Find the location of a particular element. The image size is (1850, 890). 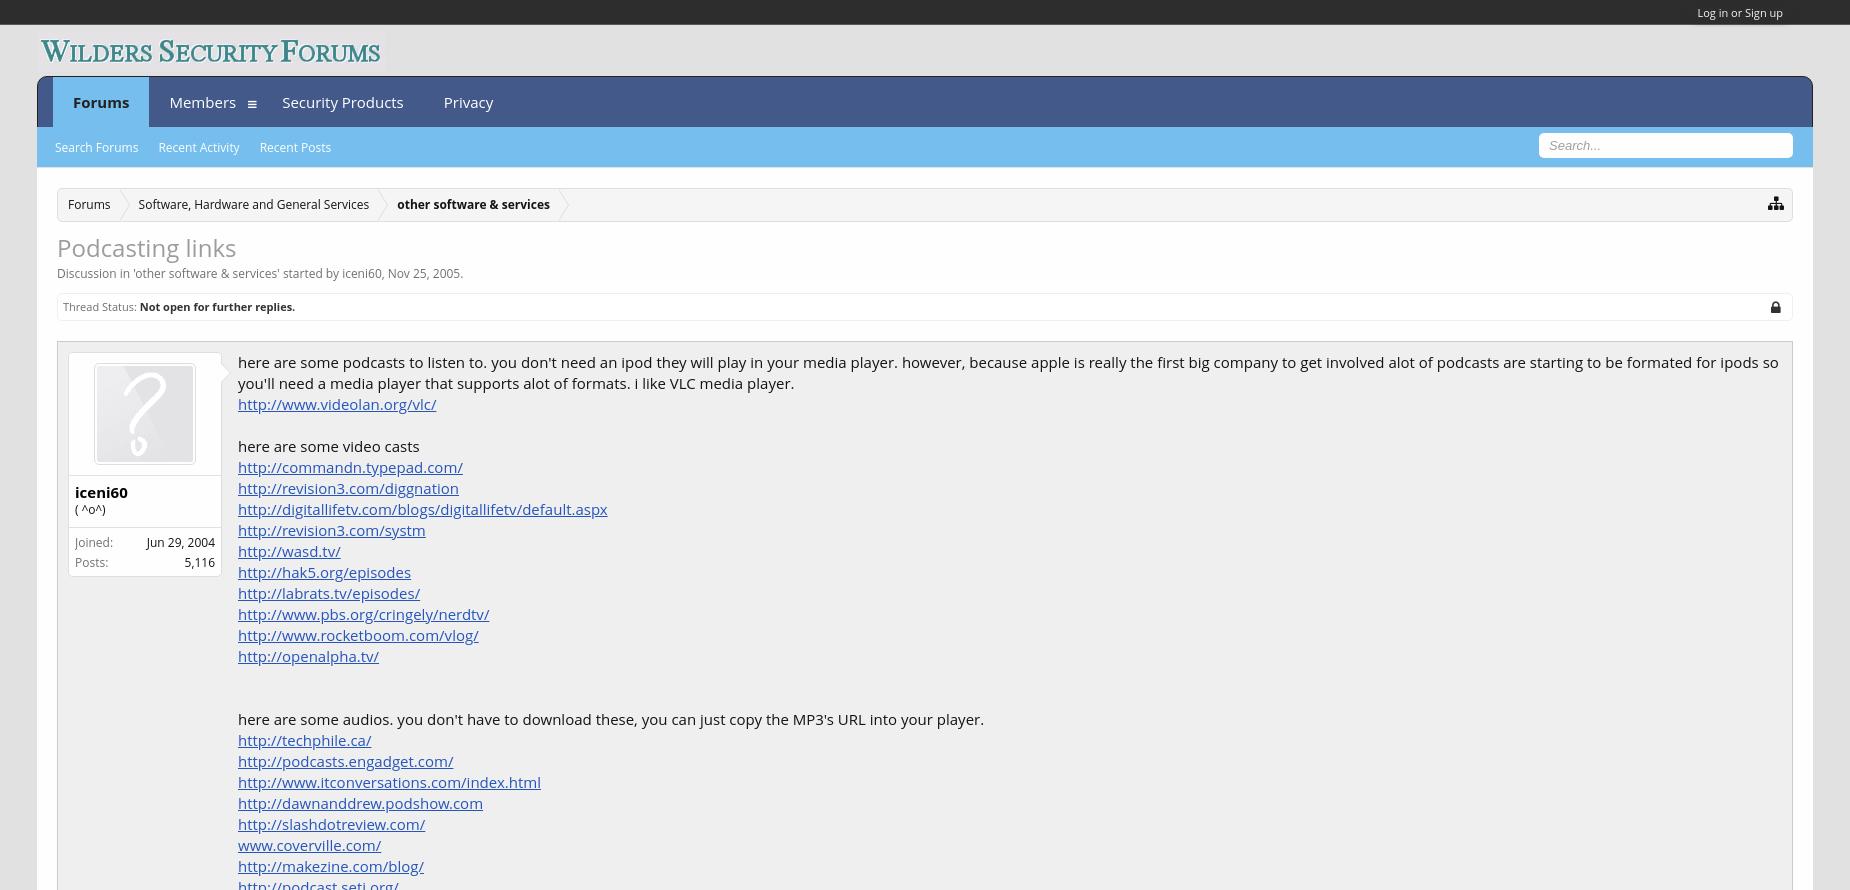

'Nov 25, 2005' is located at coordinates (422, 272).